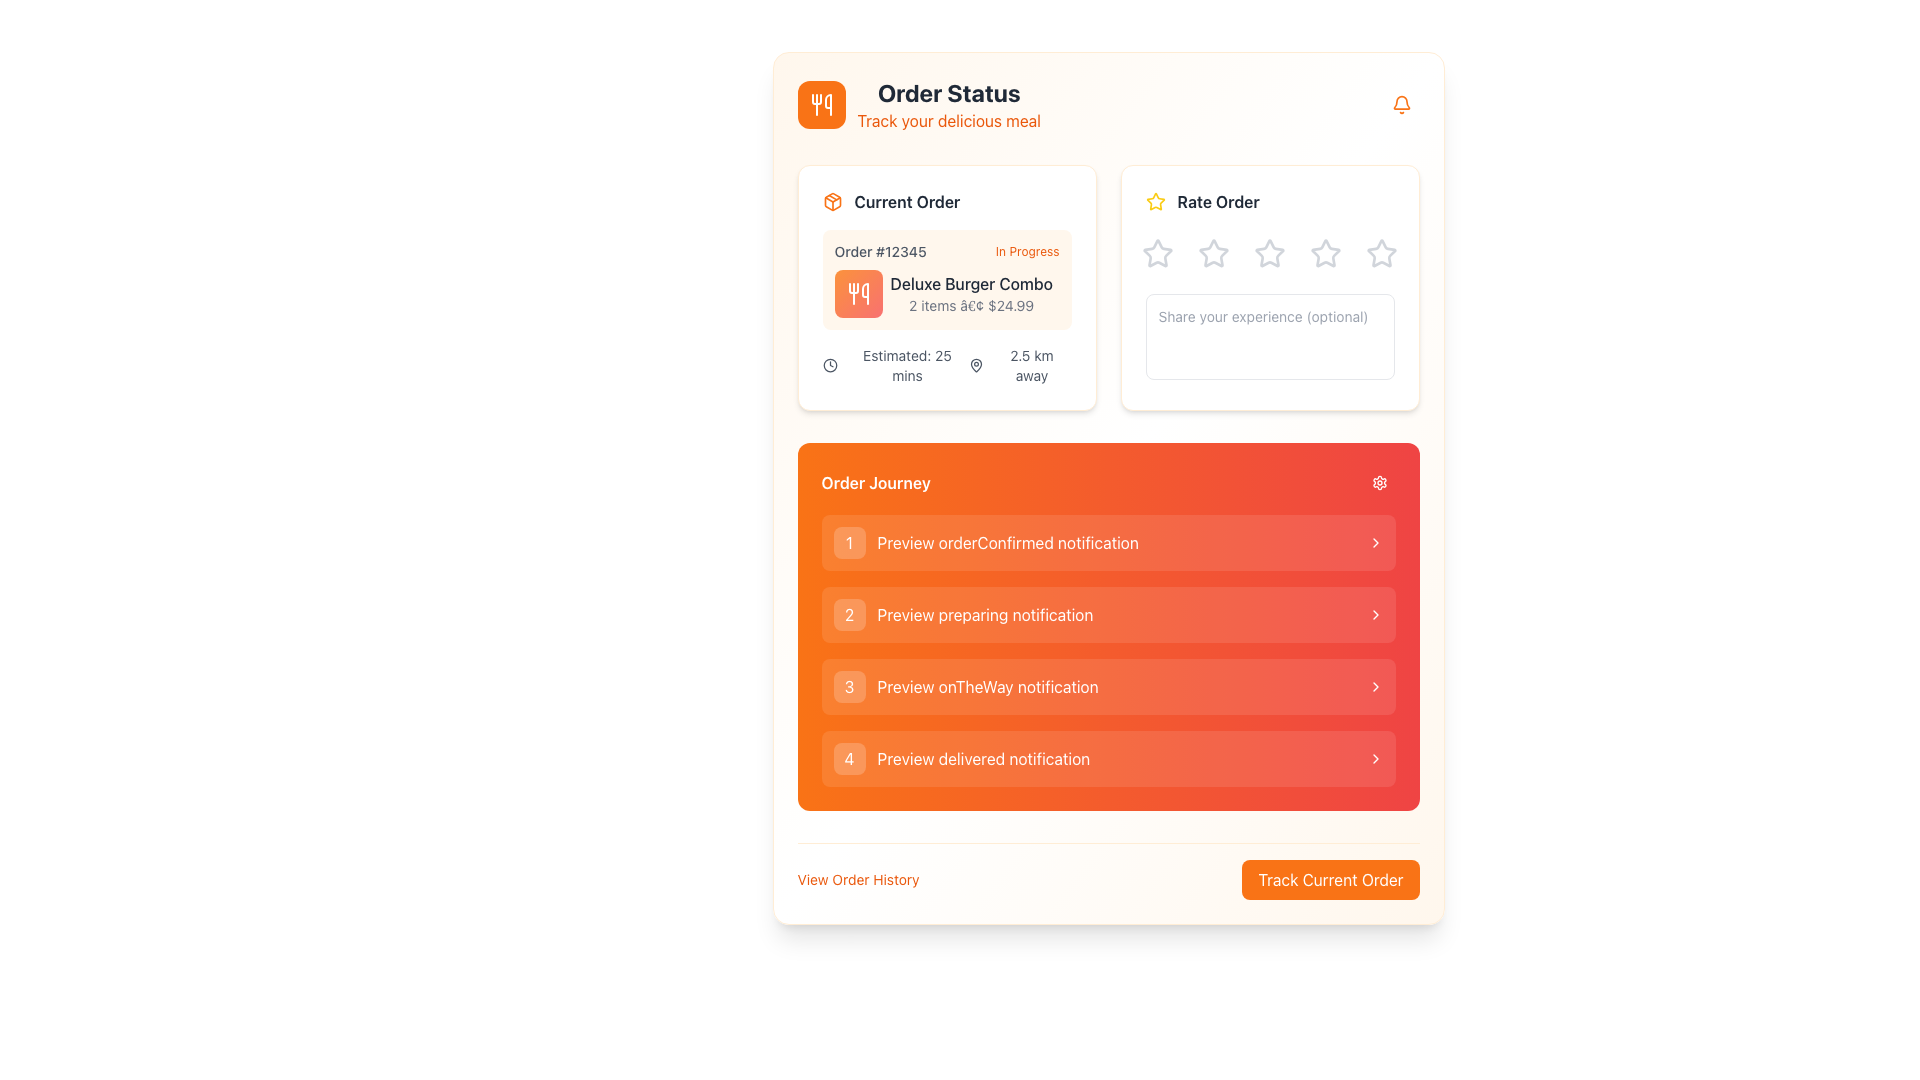  I want to click on the centrally positioned text label that serves as a title for the current order's details, located above the order details summary, so click(906, 201).